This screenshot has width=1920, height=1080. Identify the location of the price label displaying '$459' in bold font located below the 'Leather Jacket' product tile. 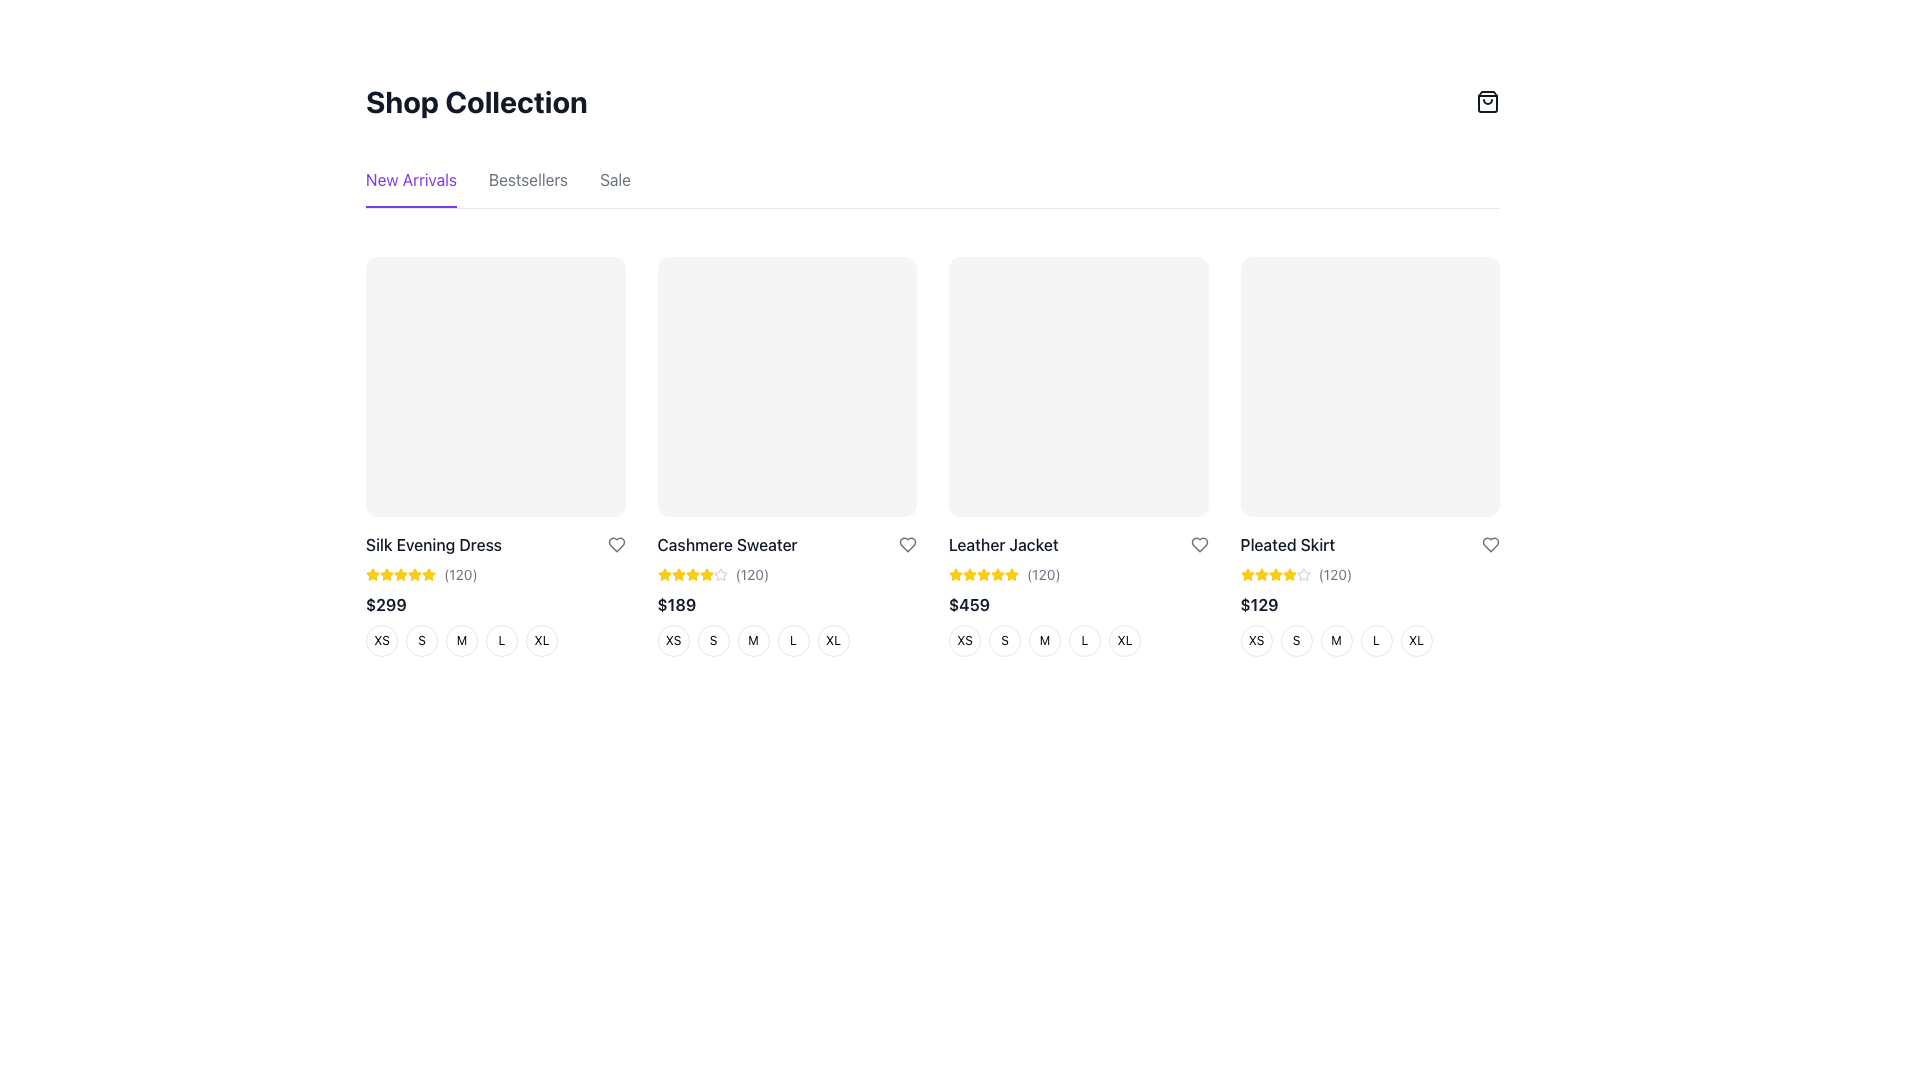
(969, 603).